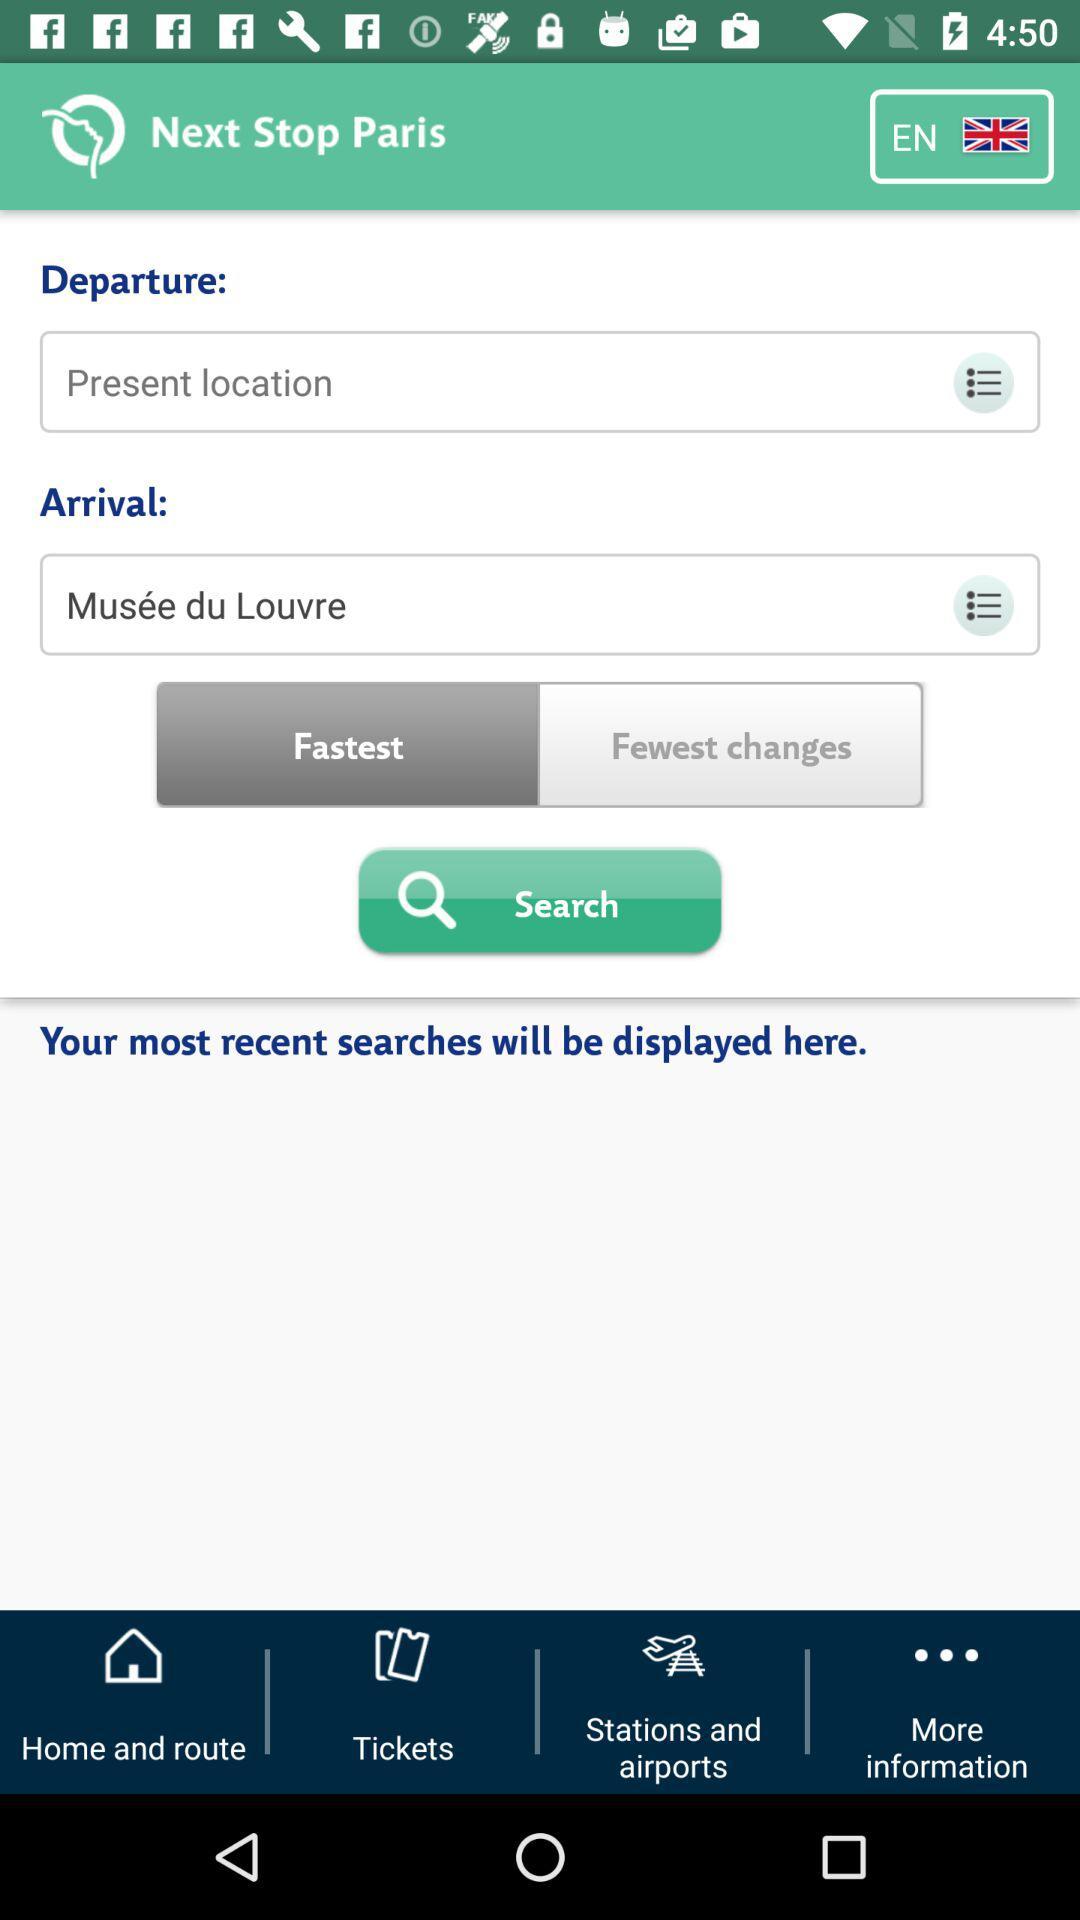 The height and width of the screenshot is (1920, 1080). What do you see at coordinates (673, 1655) in the screenshot?
I see `the icon above the button stations and airports on the web page` at bounding box center [673, 1655].